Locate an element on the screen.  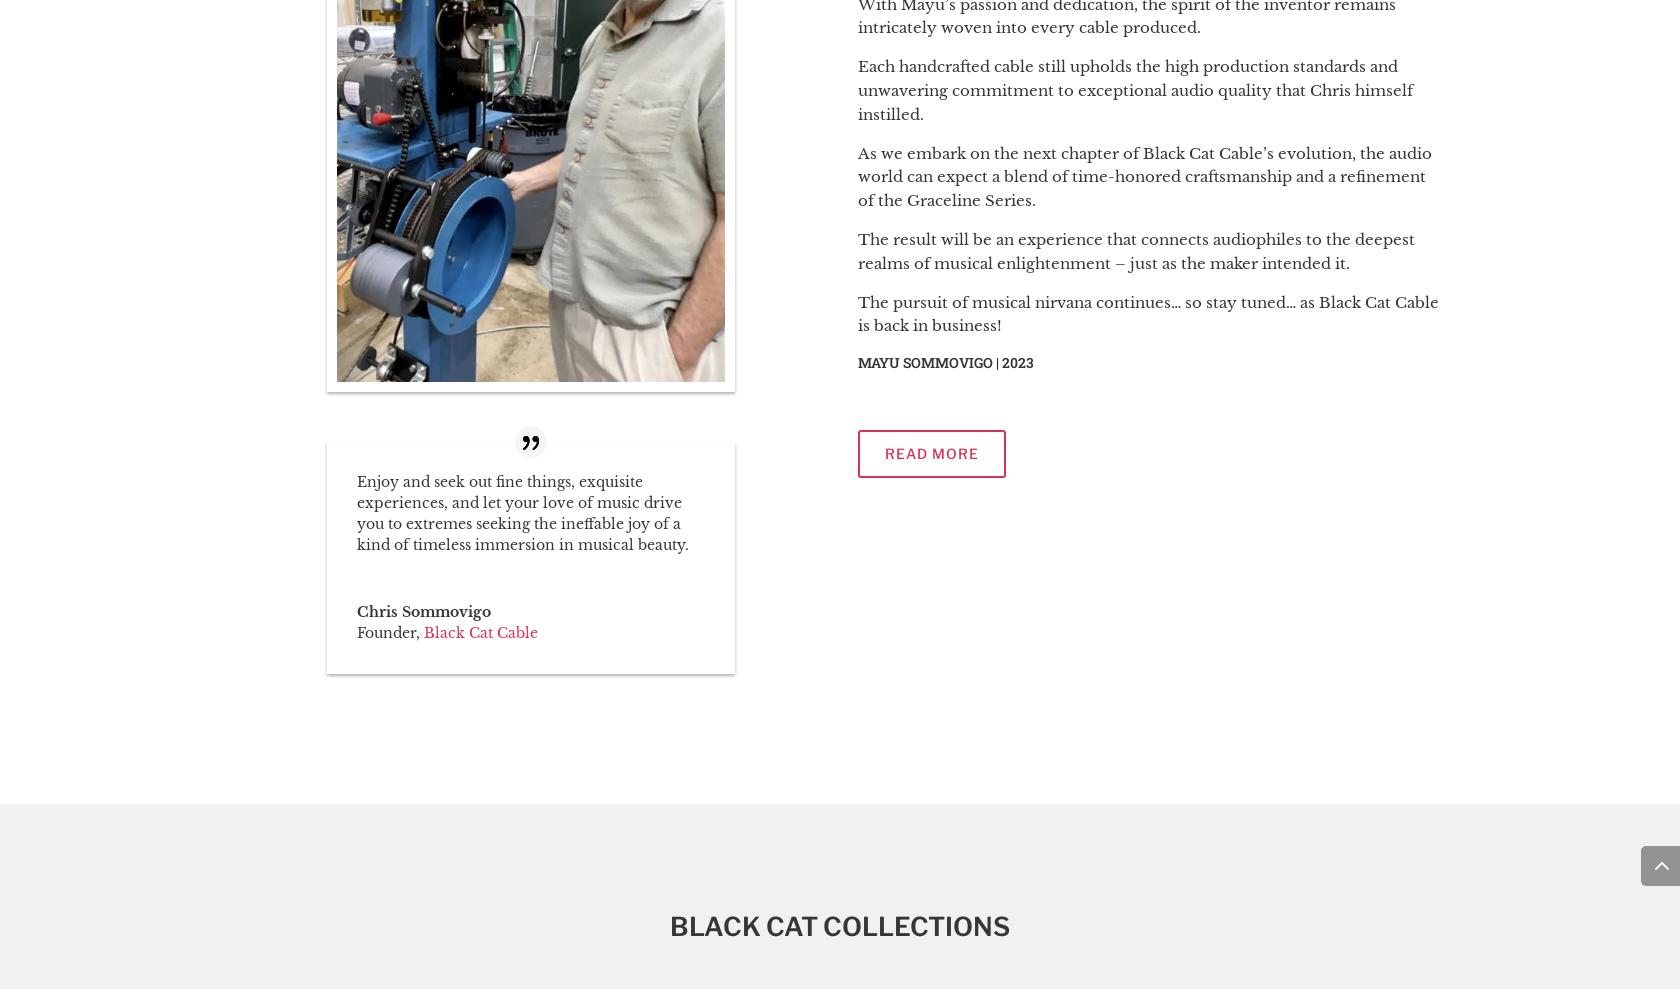
'Chris Sommovigo' is located at coordinates (357, 611).